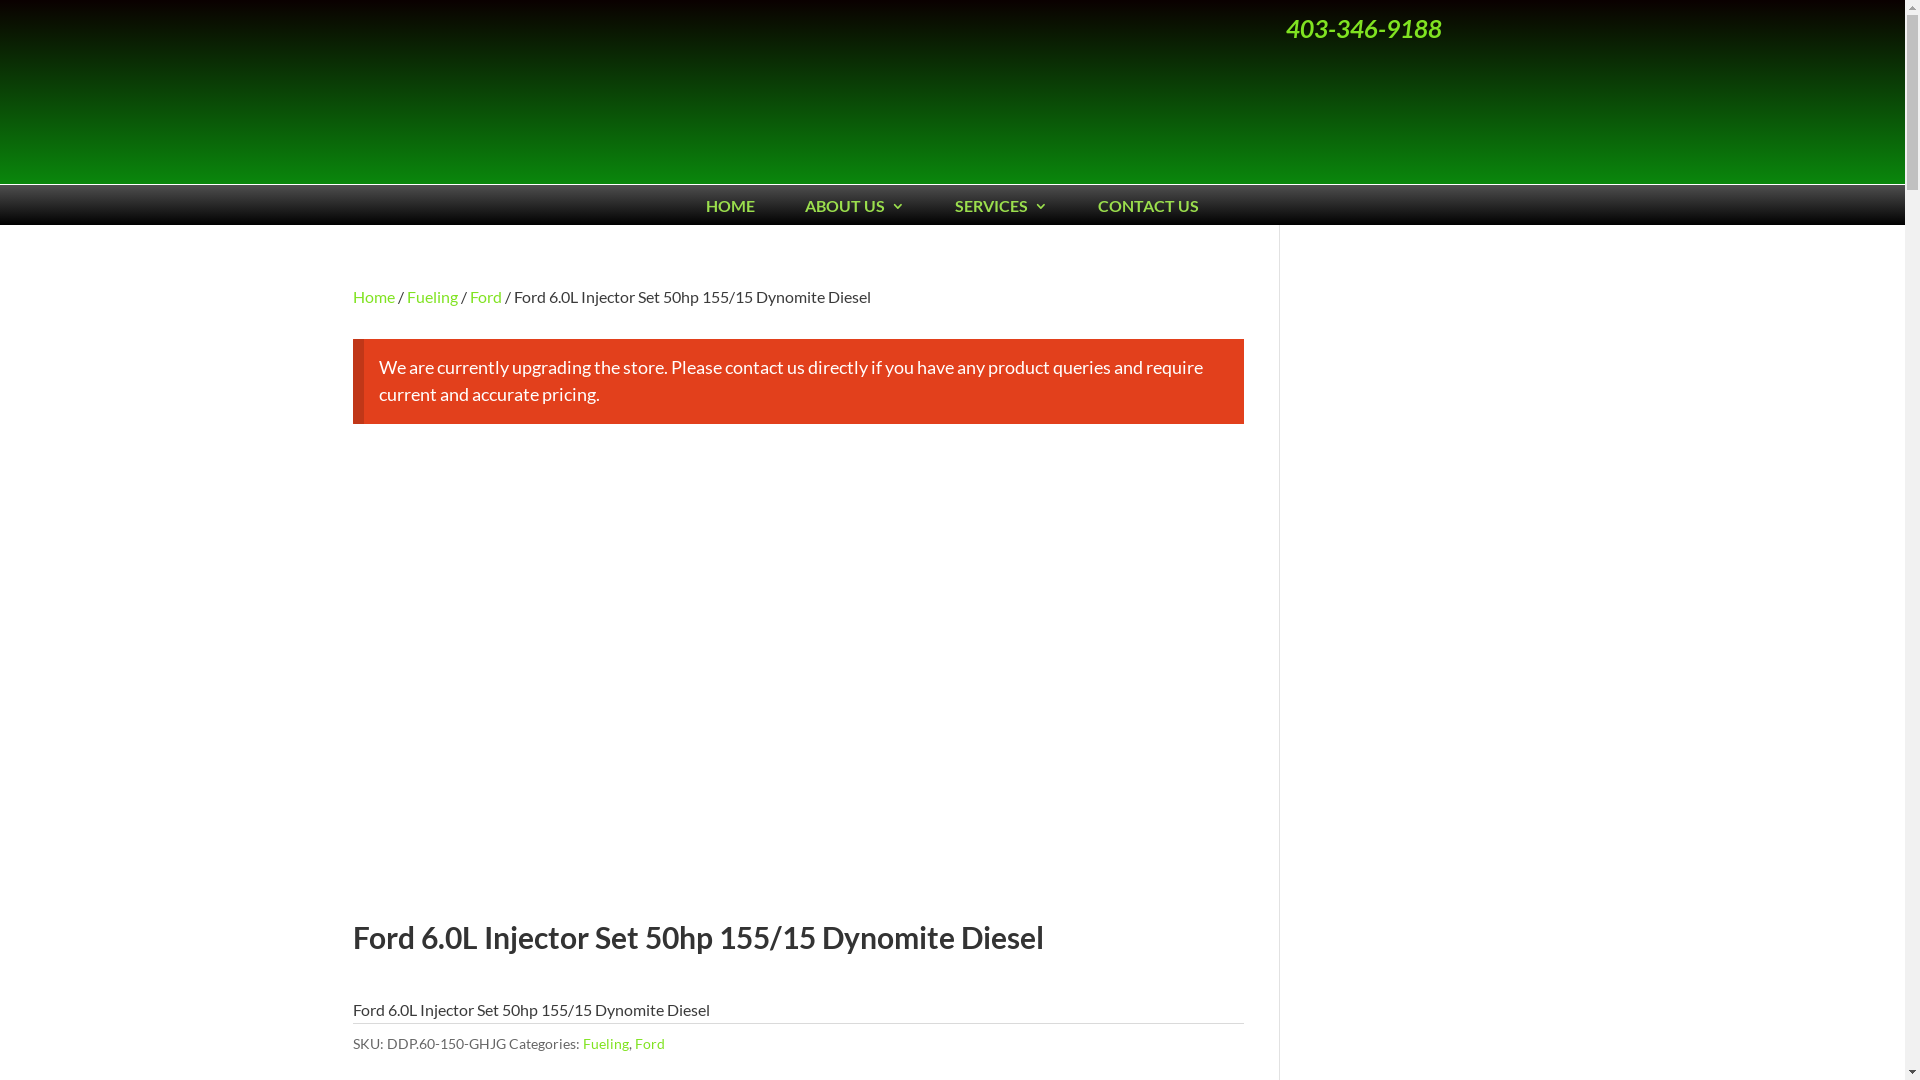 The image size is (1920, 1080). Describe the element at coordinates (1148, 209) in the screenshot. I see `'CONTACT US'` at that location.